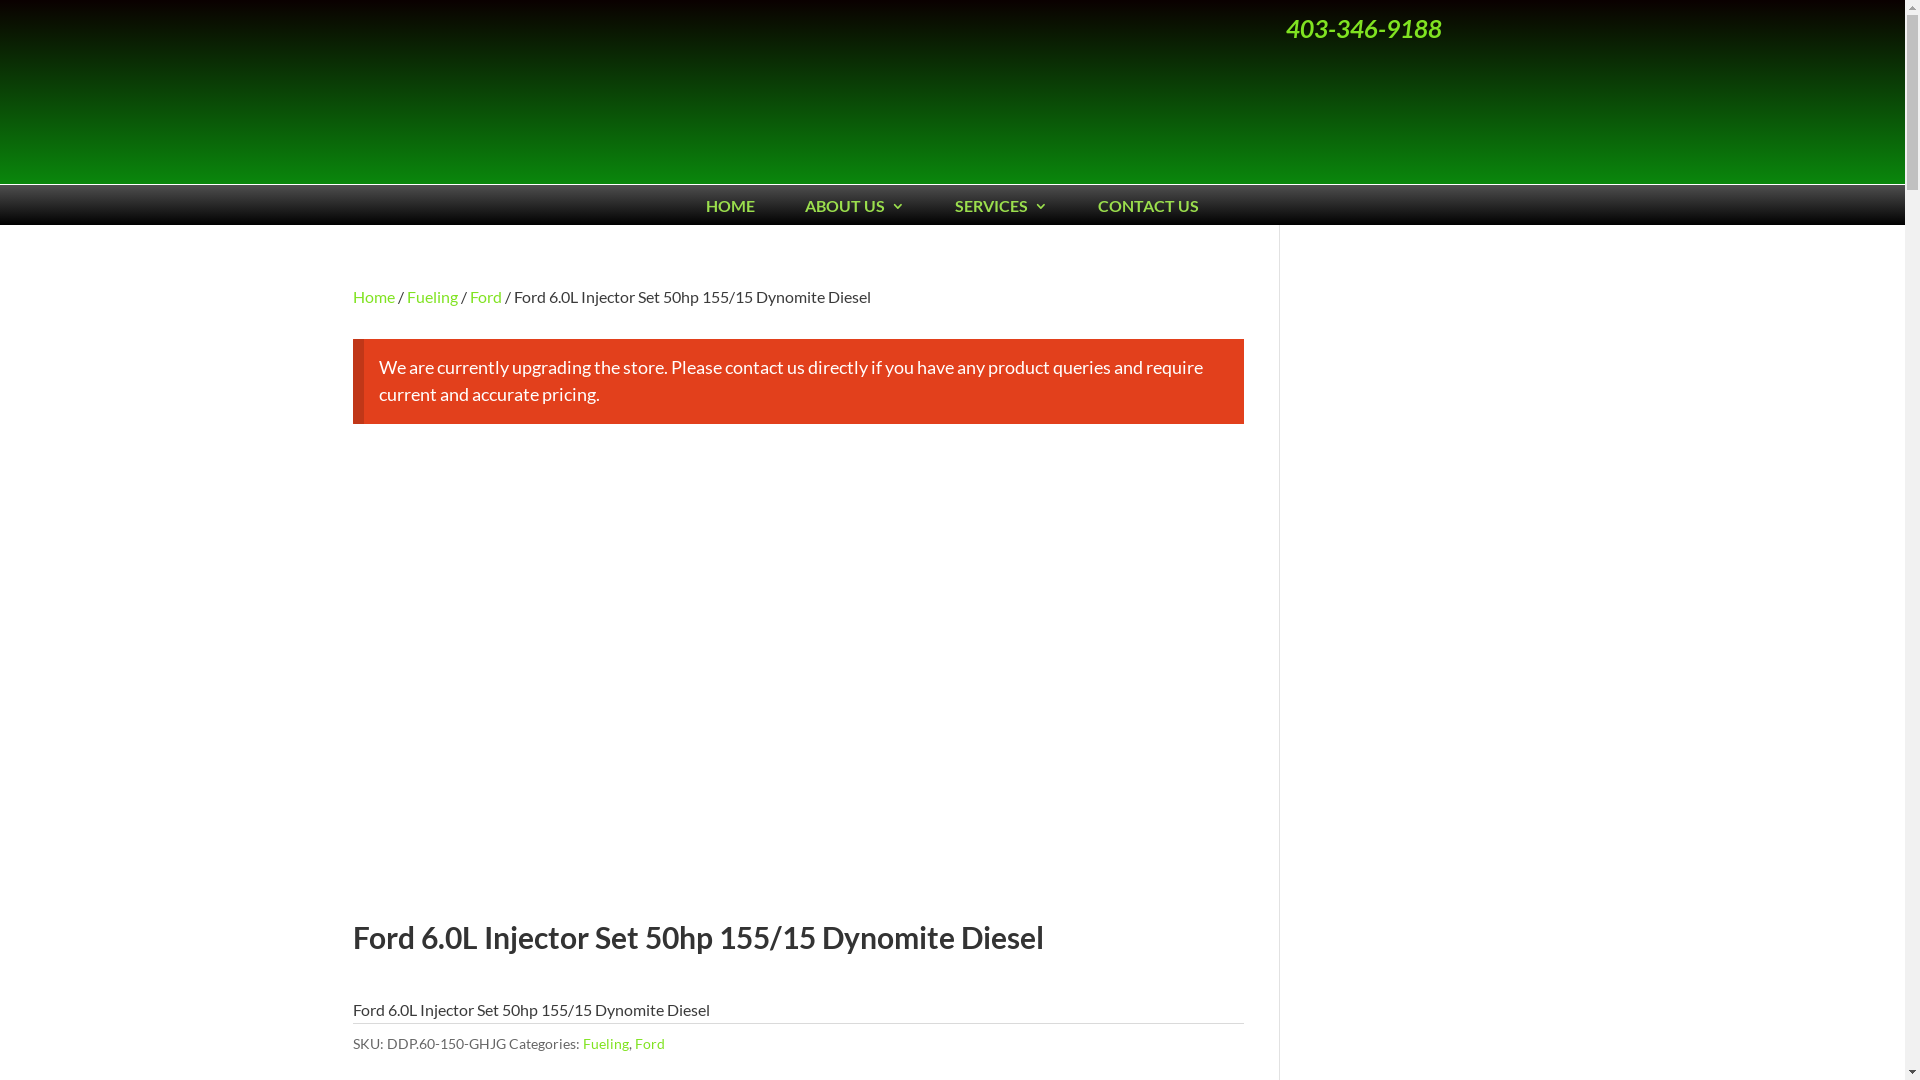 The image size is (1920, 1080). Describe the element at coordinates (1148, 209) in the screenshot. I see `'CONTACT US'` at that location.